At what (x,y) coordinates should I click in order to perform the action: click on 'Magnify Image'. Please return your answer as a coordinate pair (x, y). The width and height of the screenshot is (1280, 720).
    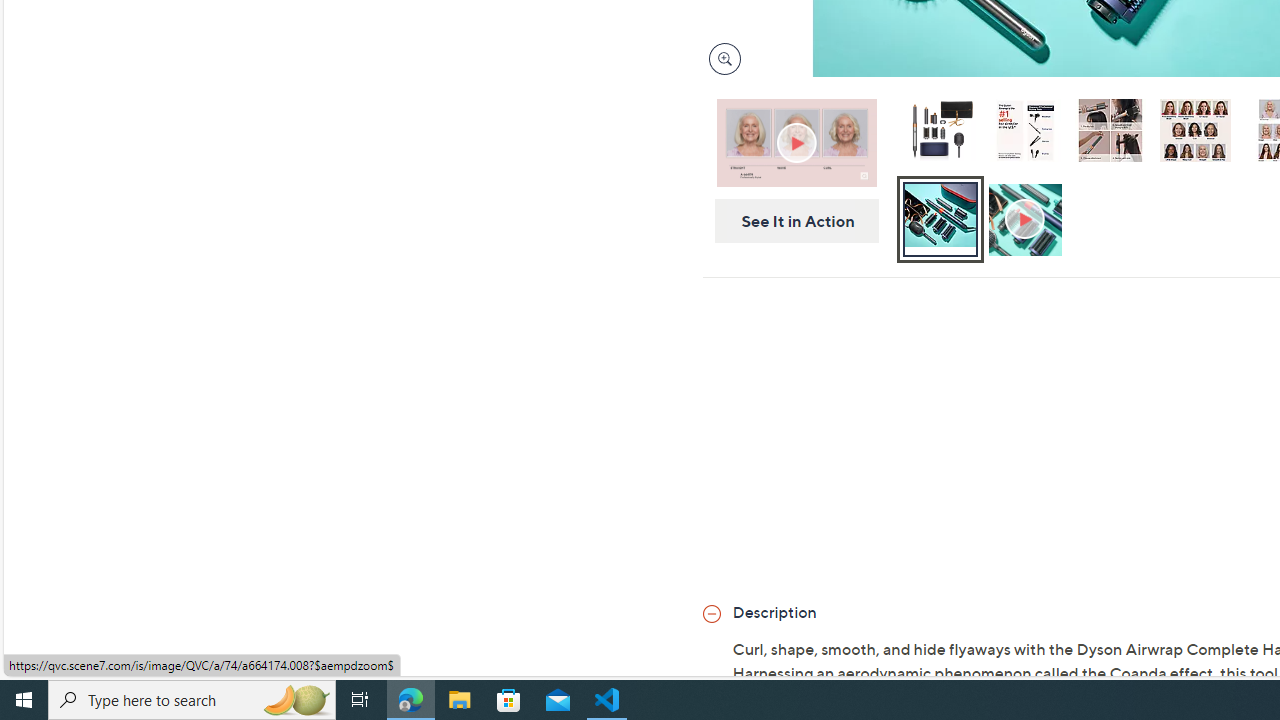
    Looking at the image, I should click on (723, 57).